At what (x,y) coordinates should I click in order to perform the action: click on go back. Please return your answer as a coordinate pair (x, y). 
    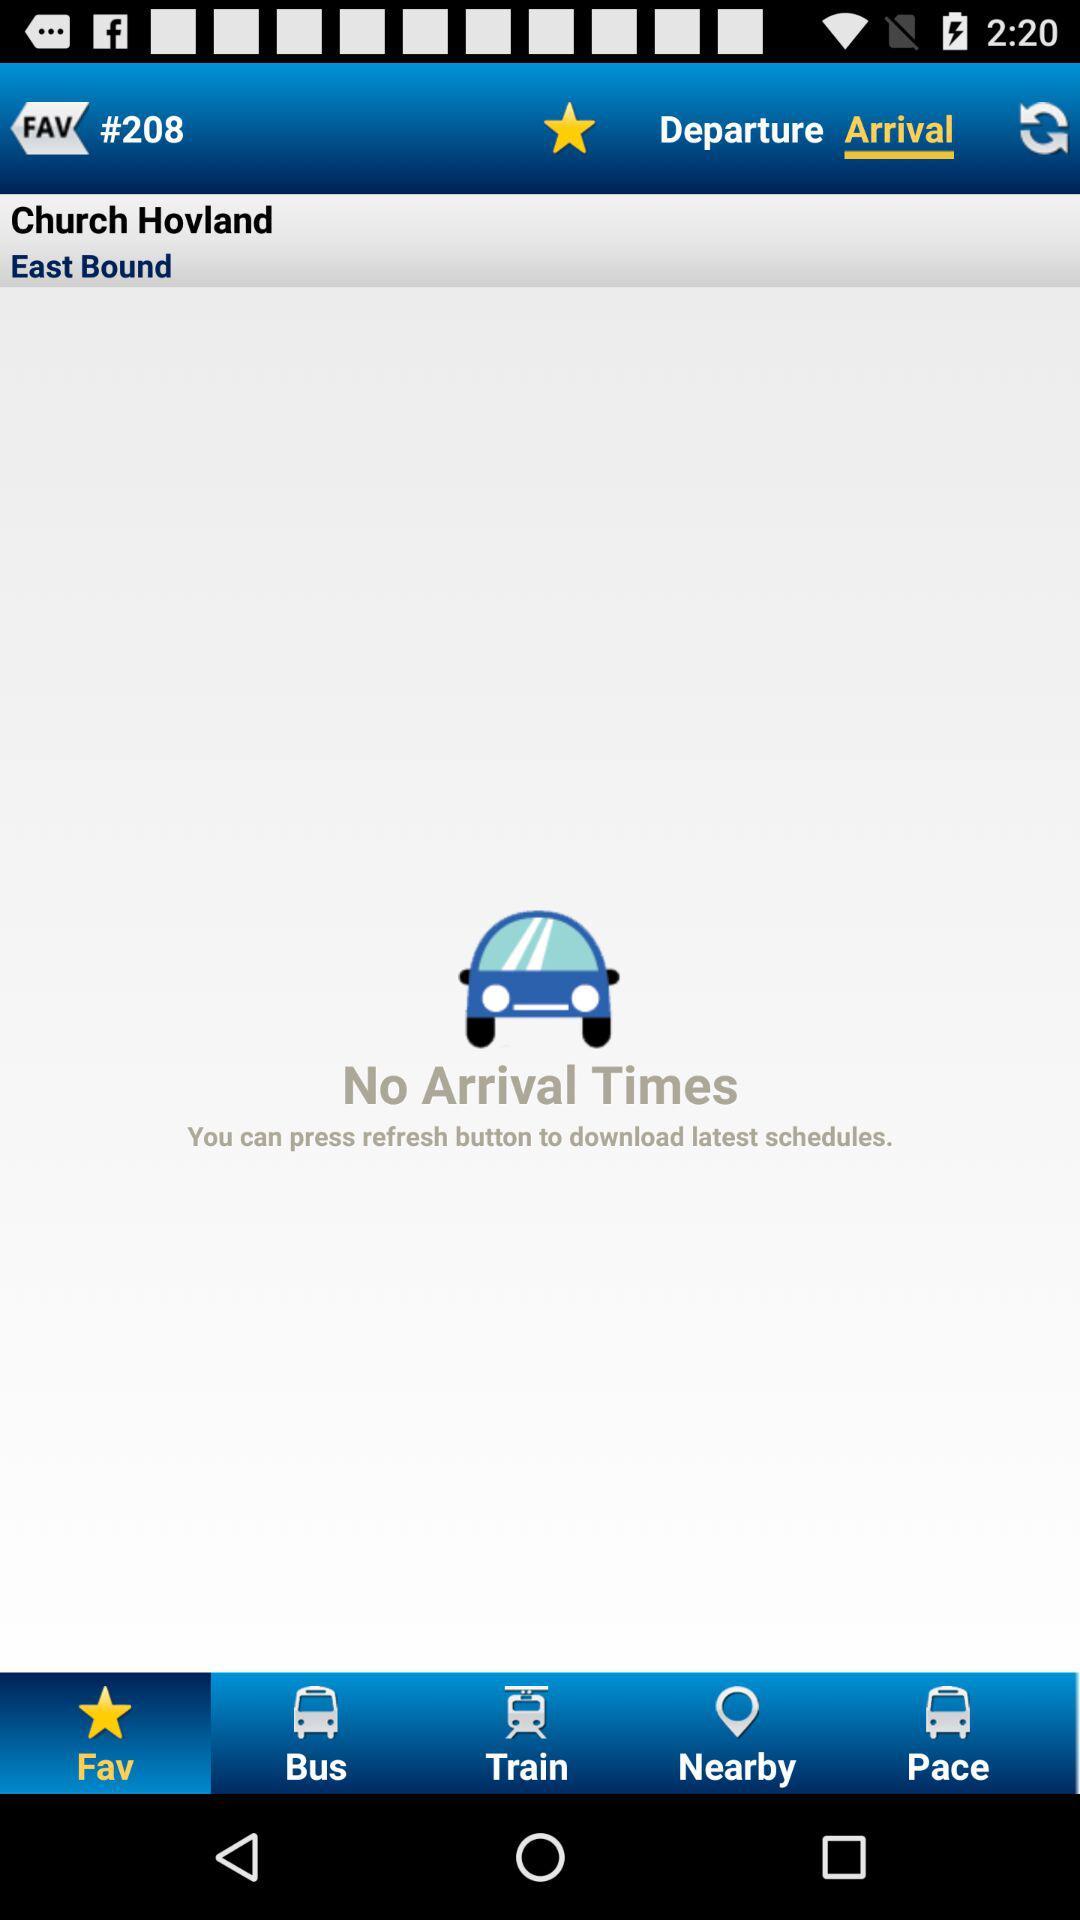
    Looking at the image, I should click on (48, 127).